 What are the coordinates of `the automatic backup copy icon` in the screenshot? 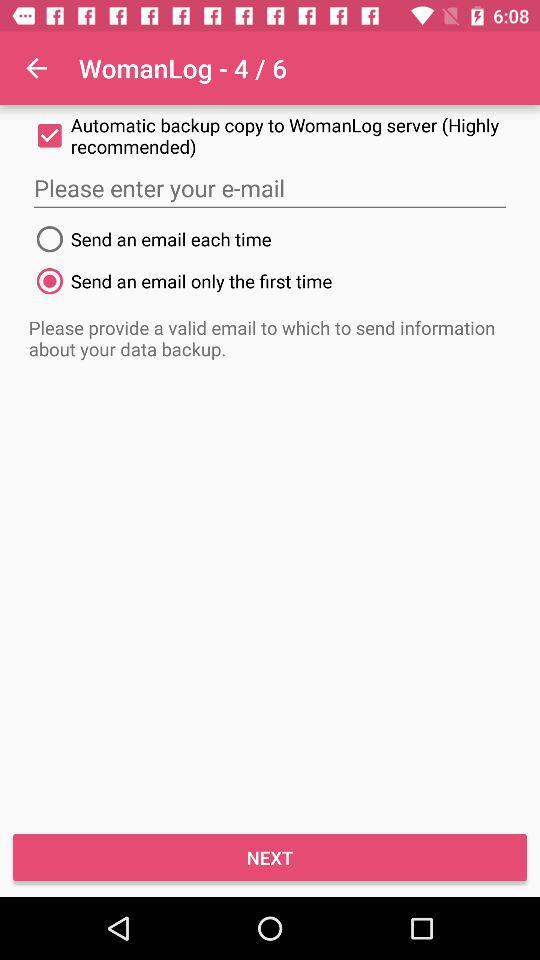 It's located at (270, 134).